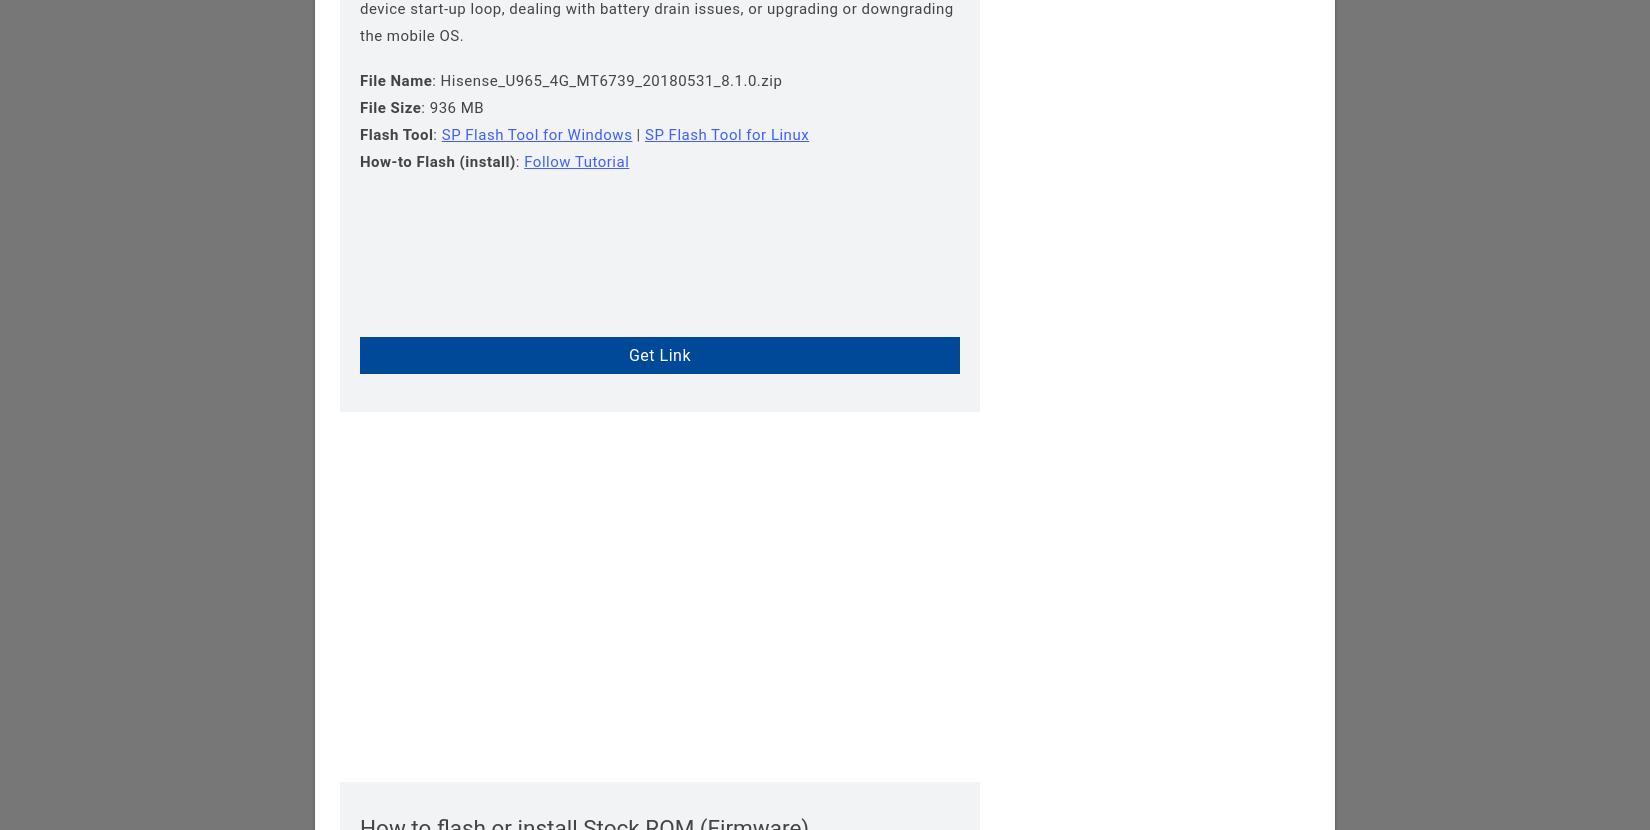  Describe the element at coordinates (658, 355) in the screenshot. I see `'Get Link'` at that location.